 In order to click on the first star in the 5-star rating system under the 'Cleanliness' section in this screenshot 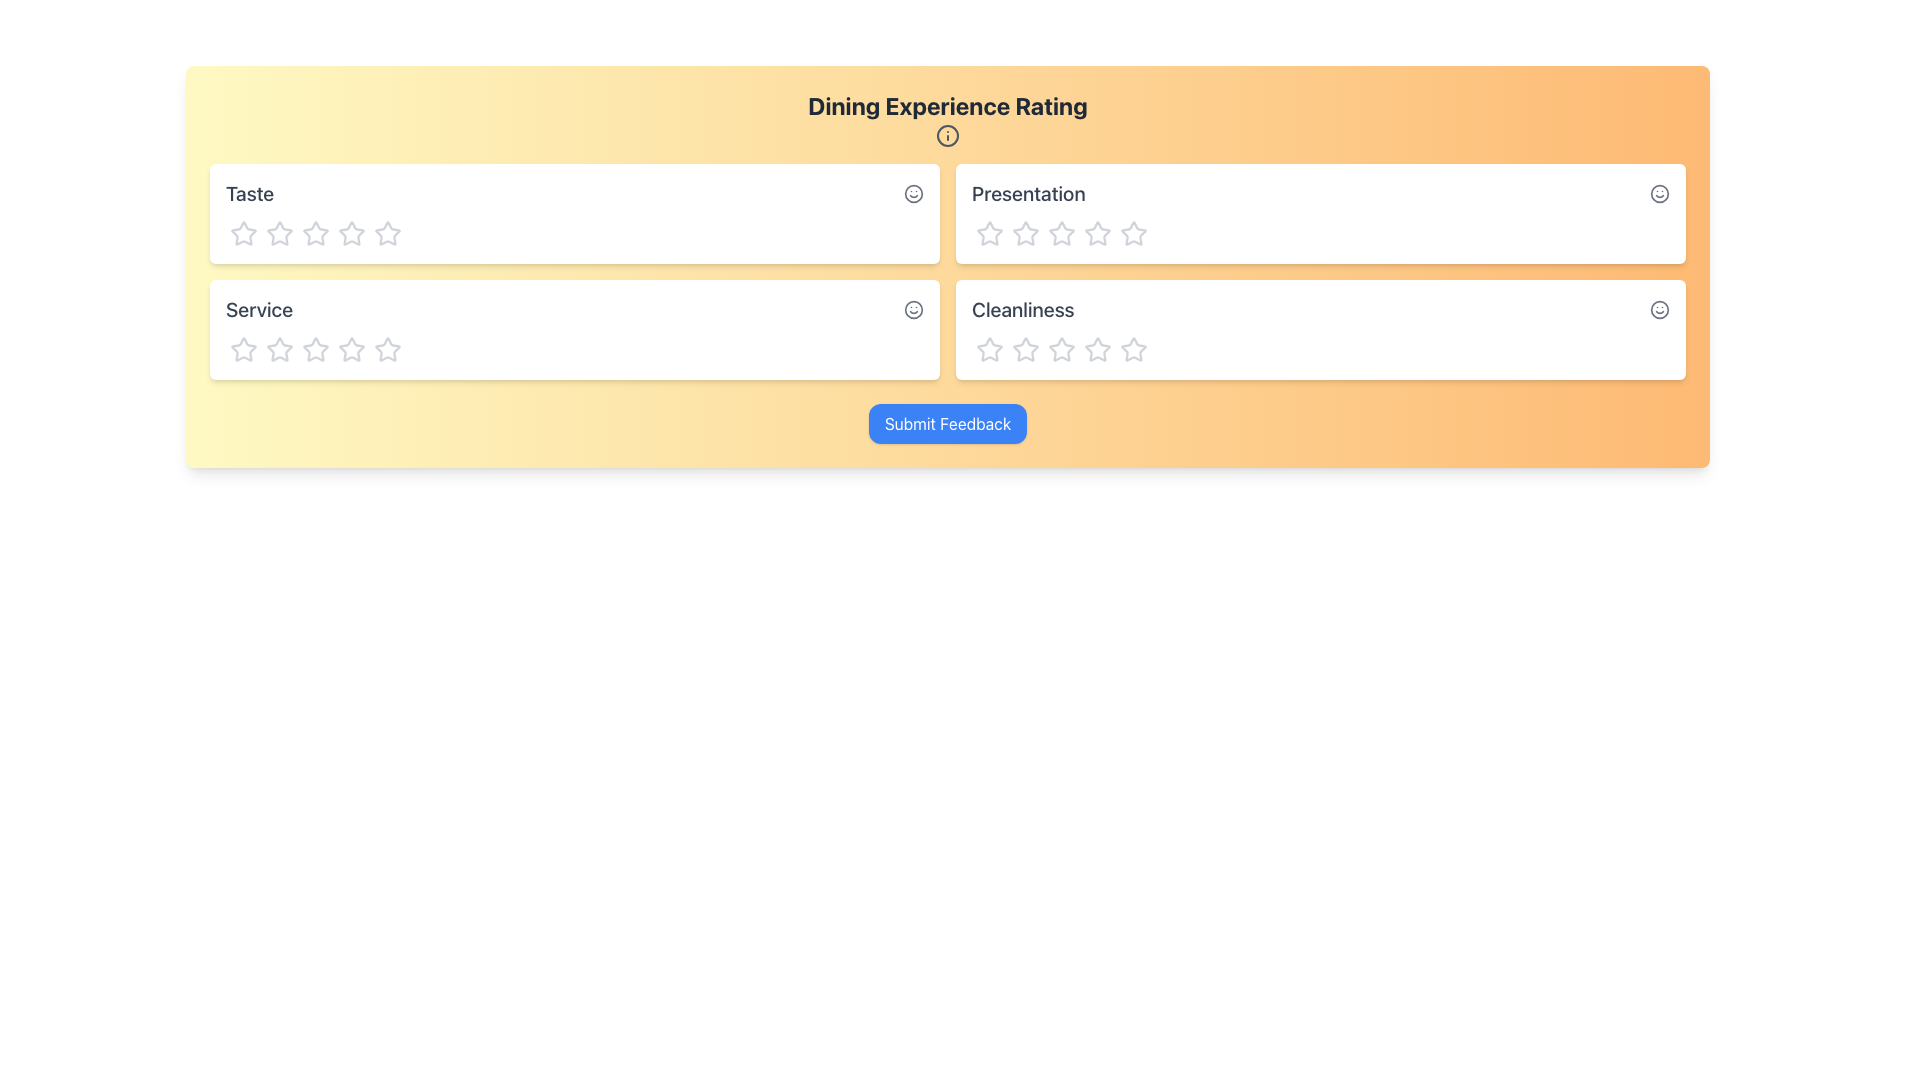, I will do `click(989, 347)`.